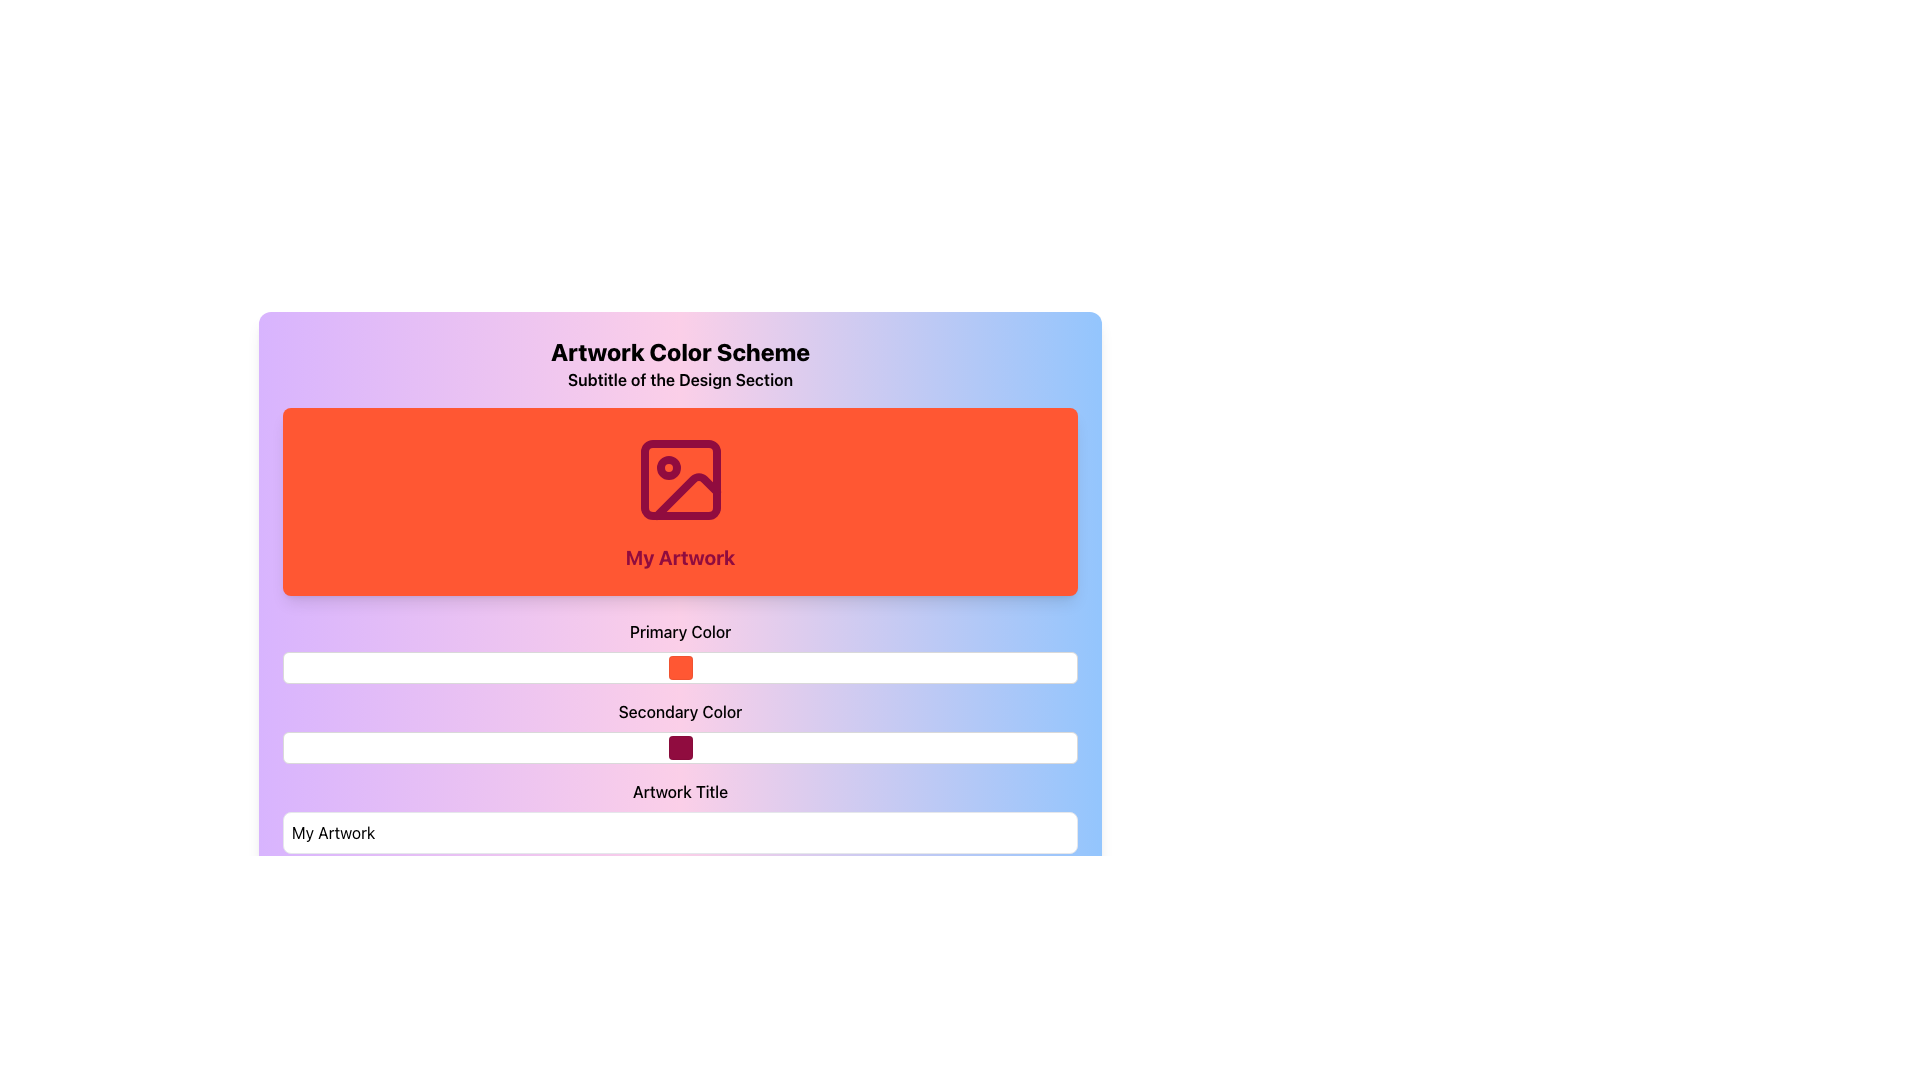 Image resolution: width=1920 pixels, height=1080 pixels. Describe the element at coordinates (680, 732) in the screenshot. I see `the 'Secondary Color' rectangular block of the Color Picker` at that location.